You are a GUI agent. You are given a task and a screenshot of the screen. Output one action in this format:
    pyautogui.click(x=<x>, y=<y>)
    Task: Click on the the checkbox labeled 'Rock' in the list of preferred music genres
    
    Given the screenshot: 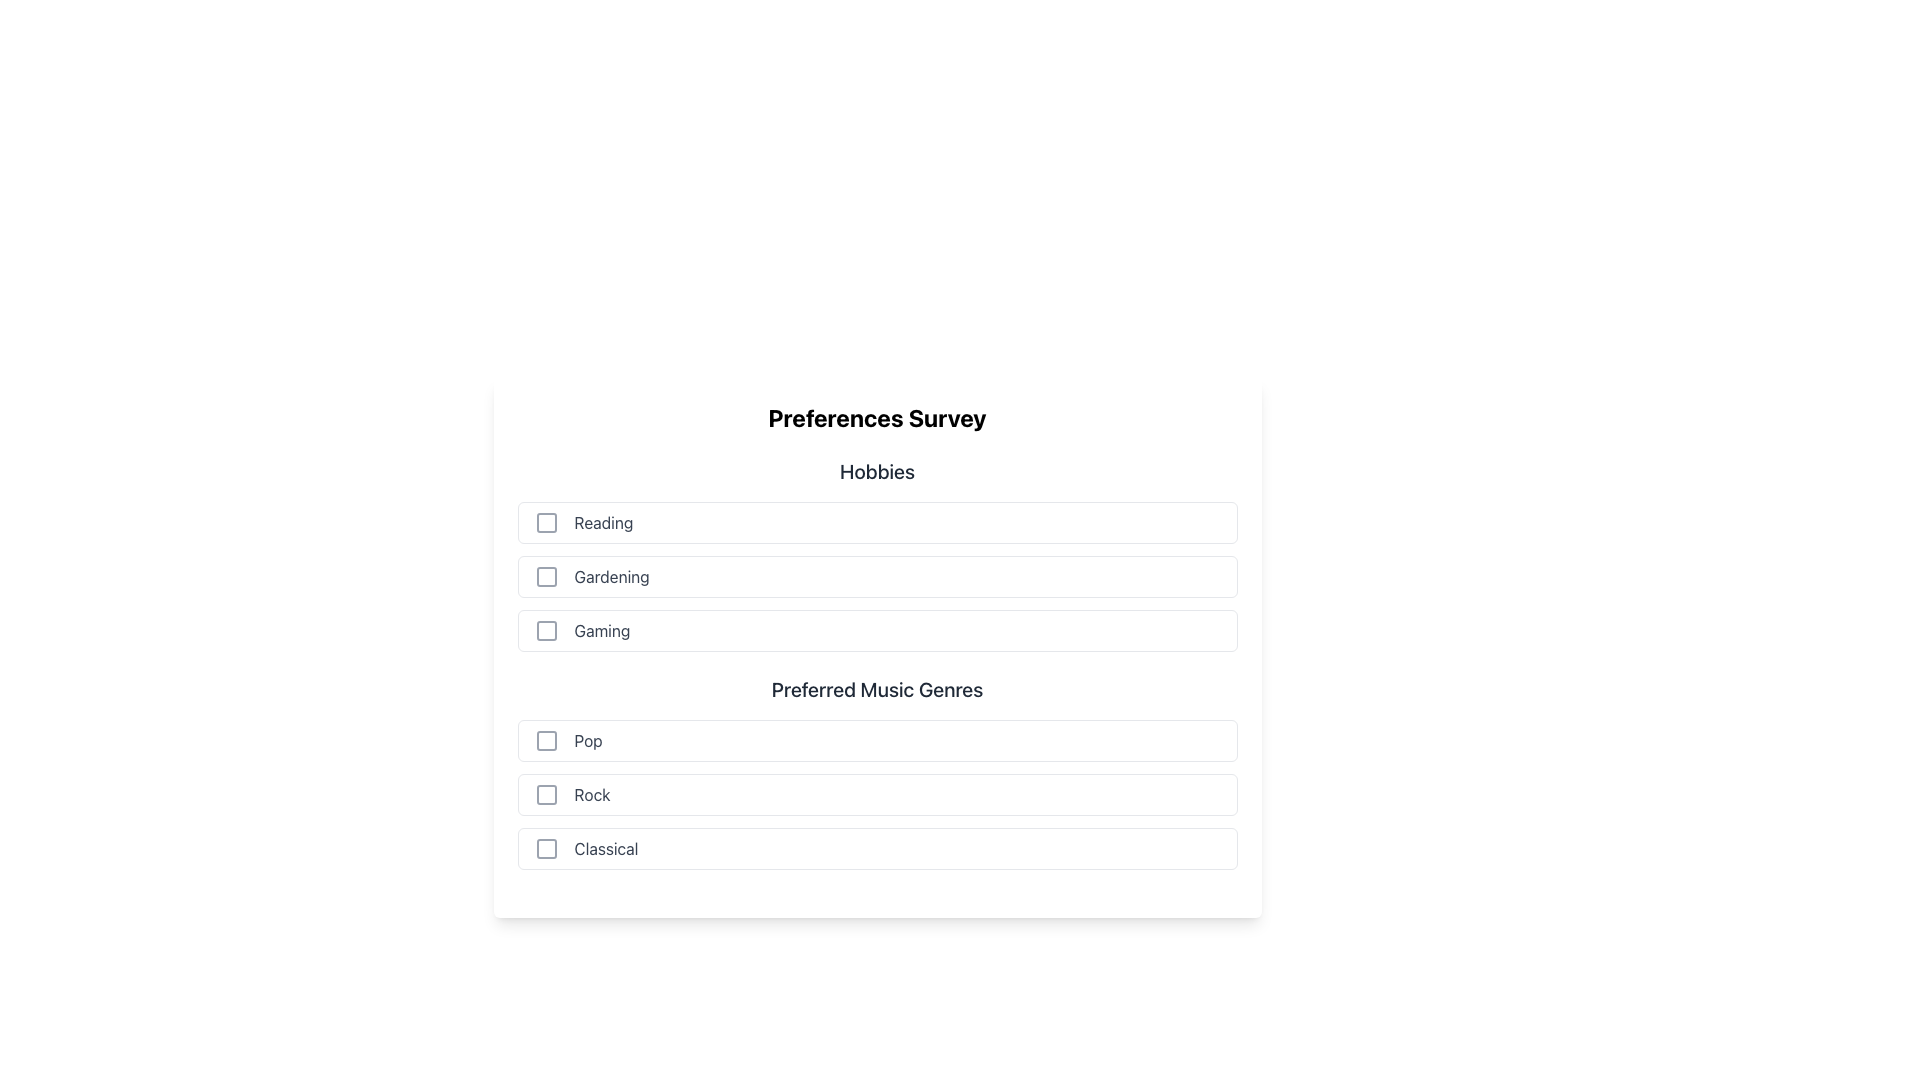 What is the action you would take?
    pyautogui.click(x=877, y=793)
    